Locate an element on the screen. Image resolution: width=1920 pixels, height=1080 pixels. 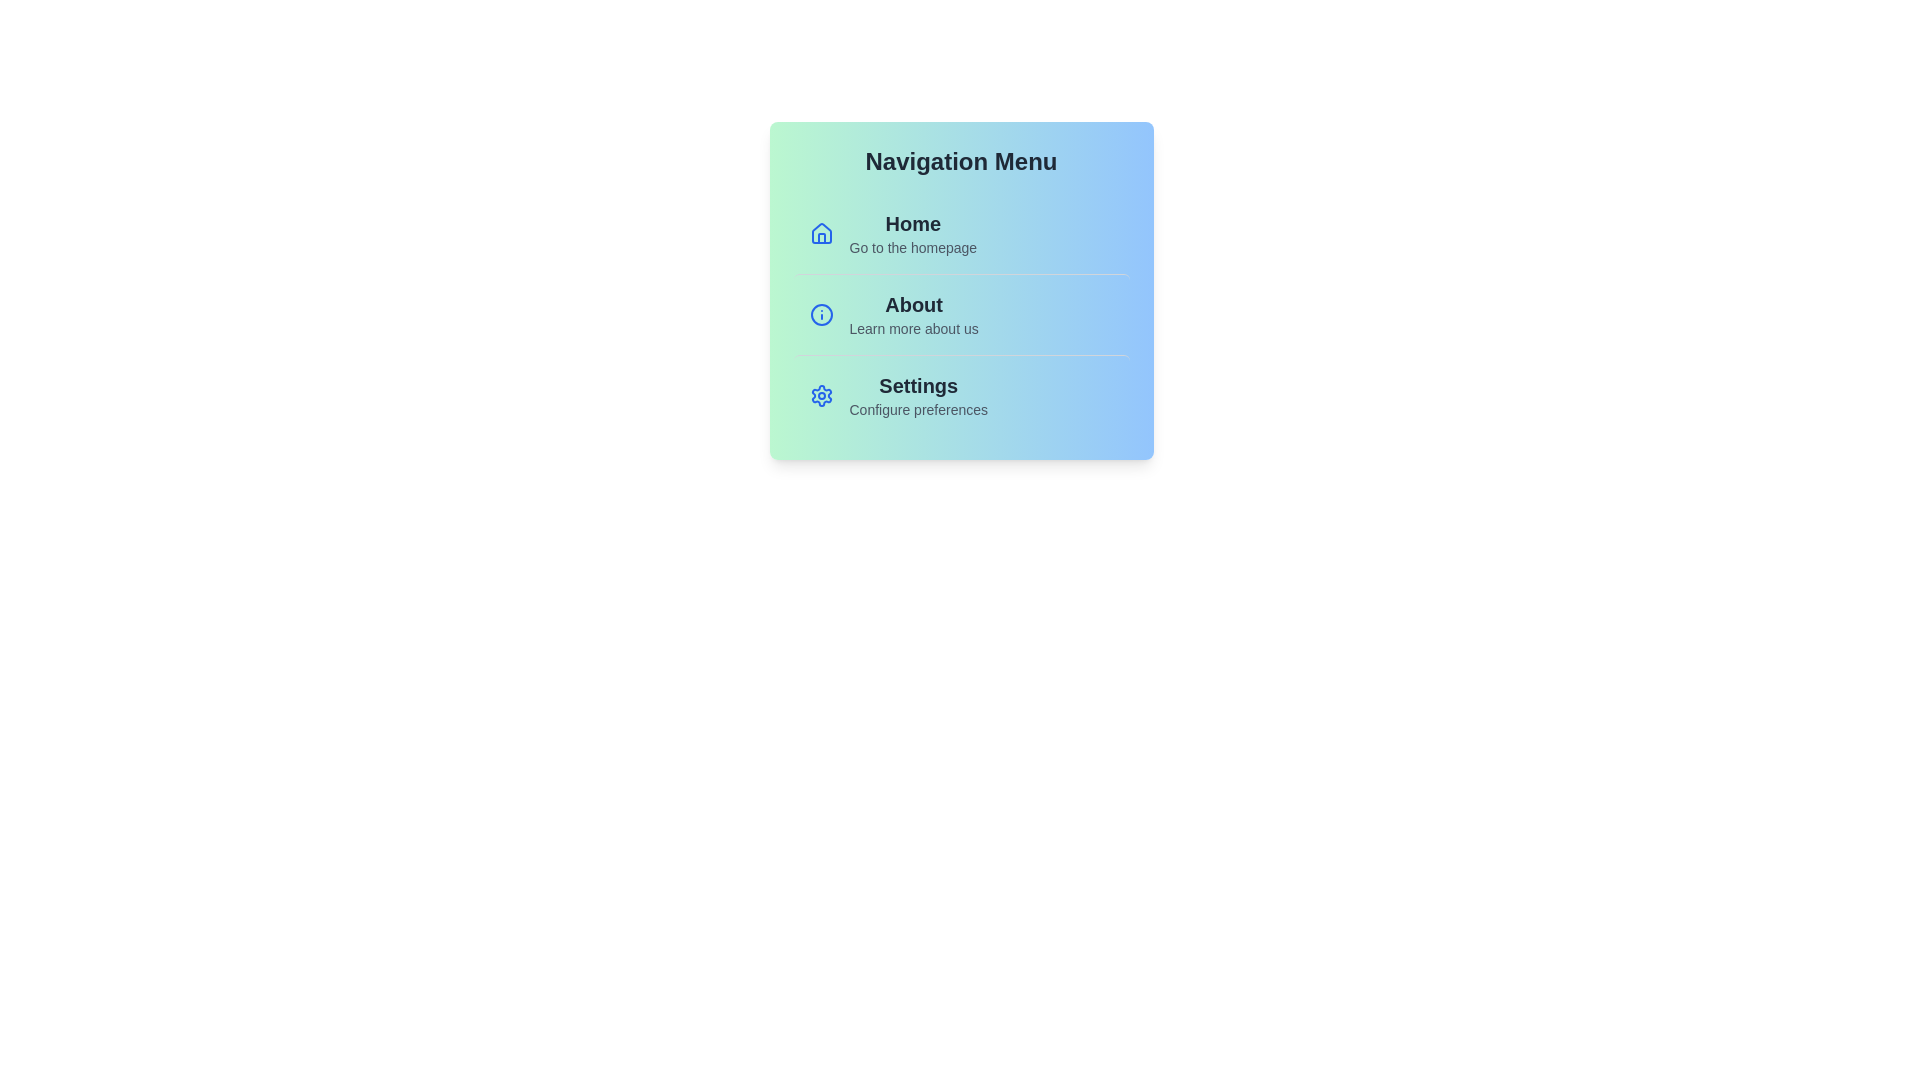
the menu item About to trigger its hover effect is located at coordinates (961, 314).